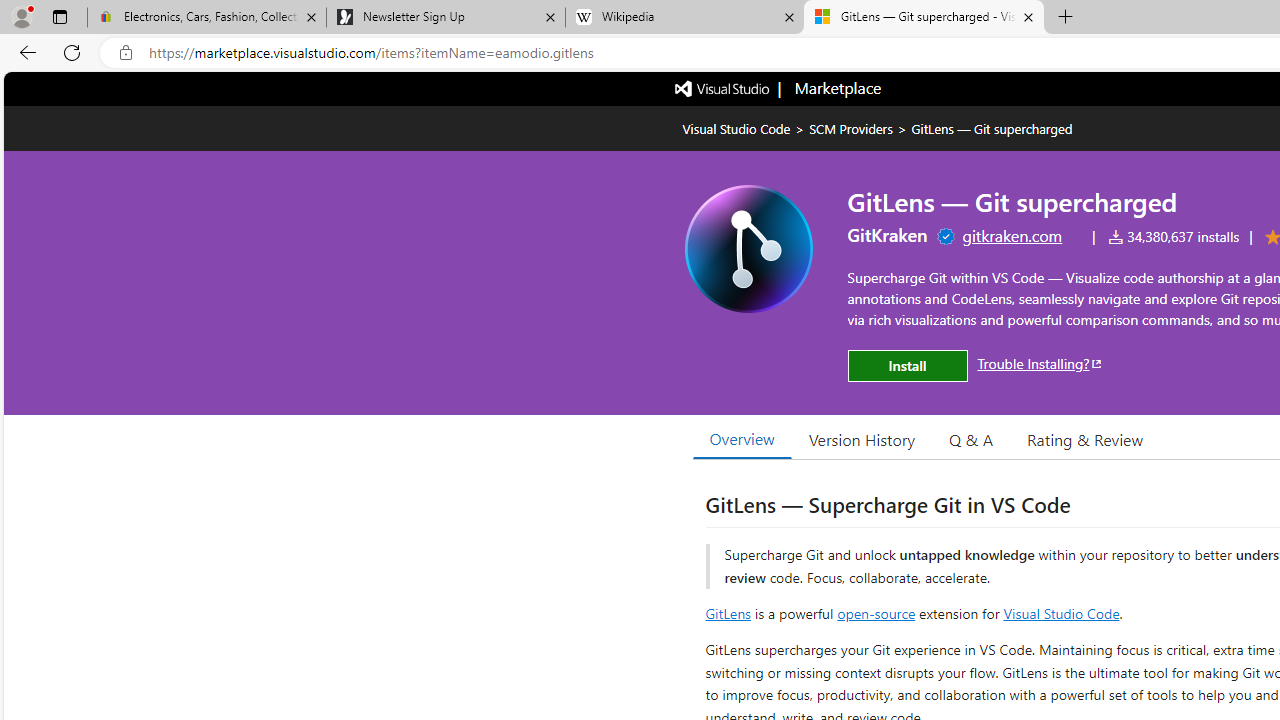 This screenshot has width=1280, height=720. I want to click on 'Visual Studio logo', so click(722, 86).